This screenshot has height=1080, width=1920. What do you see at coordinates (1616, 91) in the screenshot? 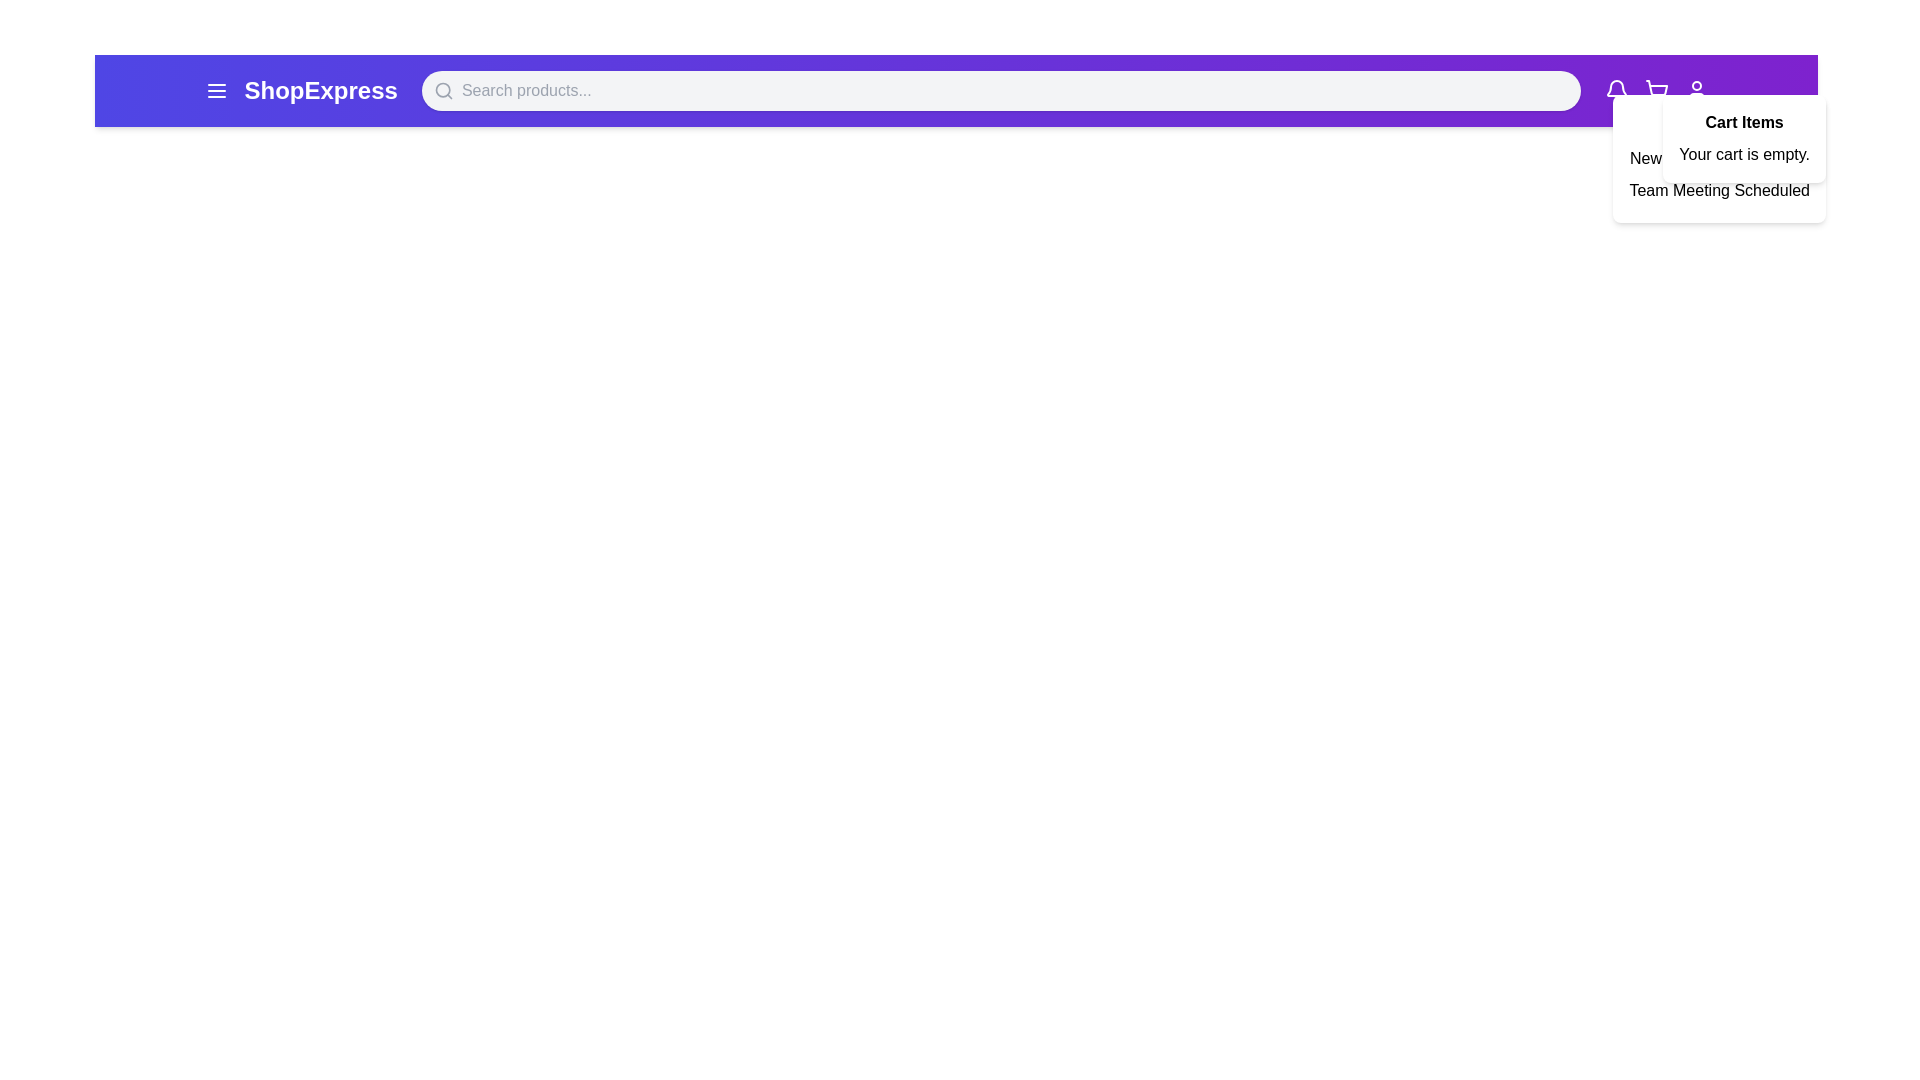
I see `the notification bell icon to toggle the notifications panel` at bounding box center [1616, 91].